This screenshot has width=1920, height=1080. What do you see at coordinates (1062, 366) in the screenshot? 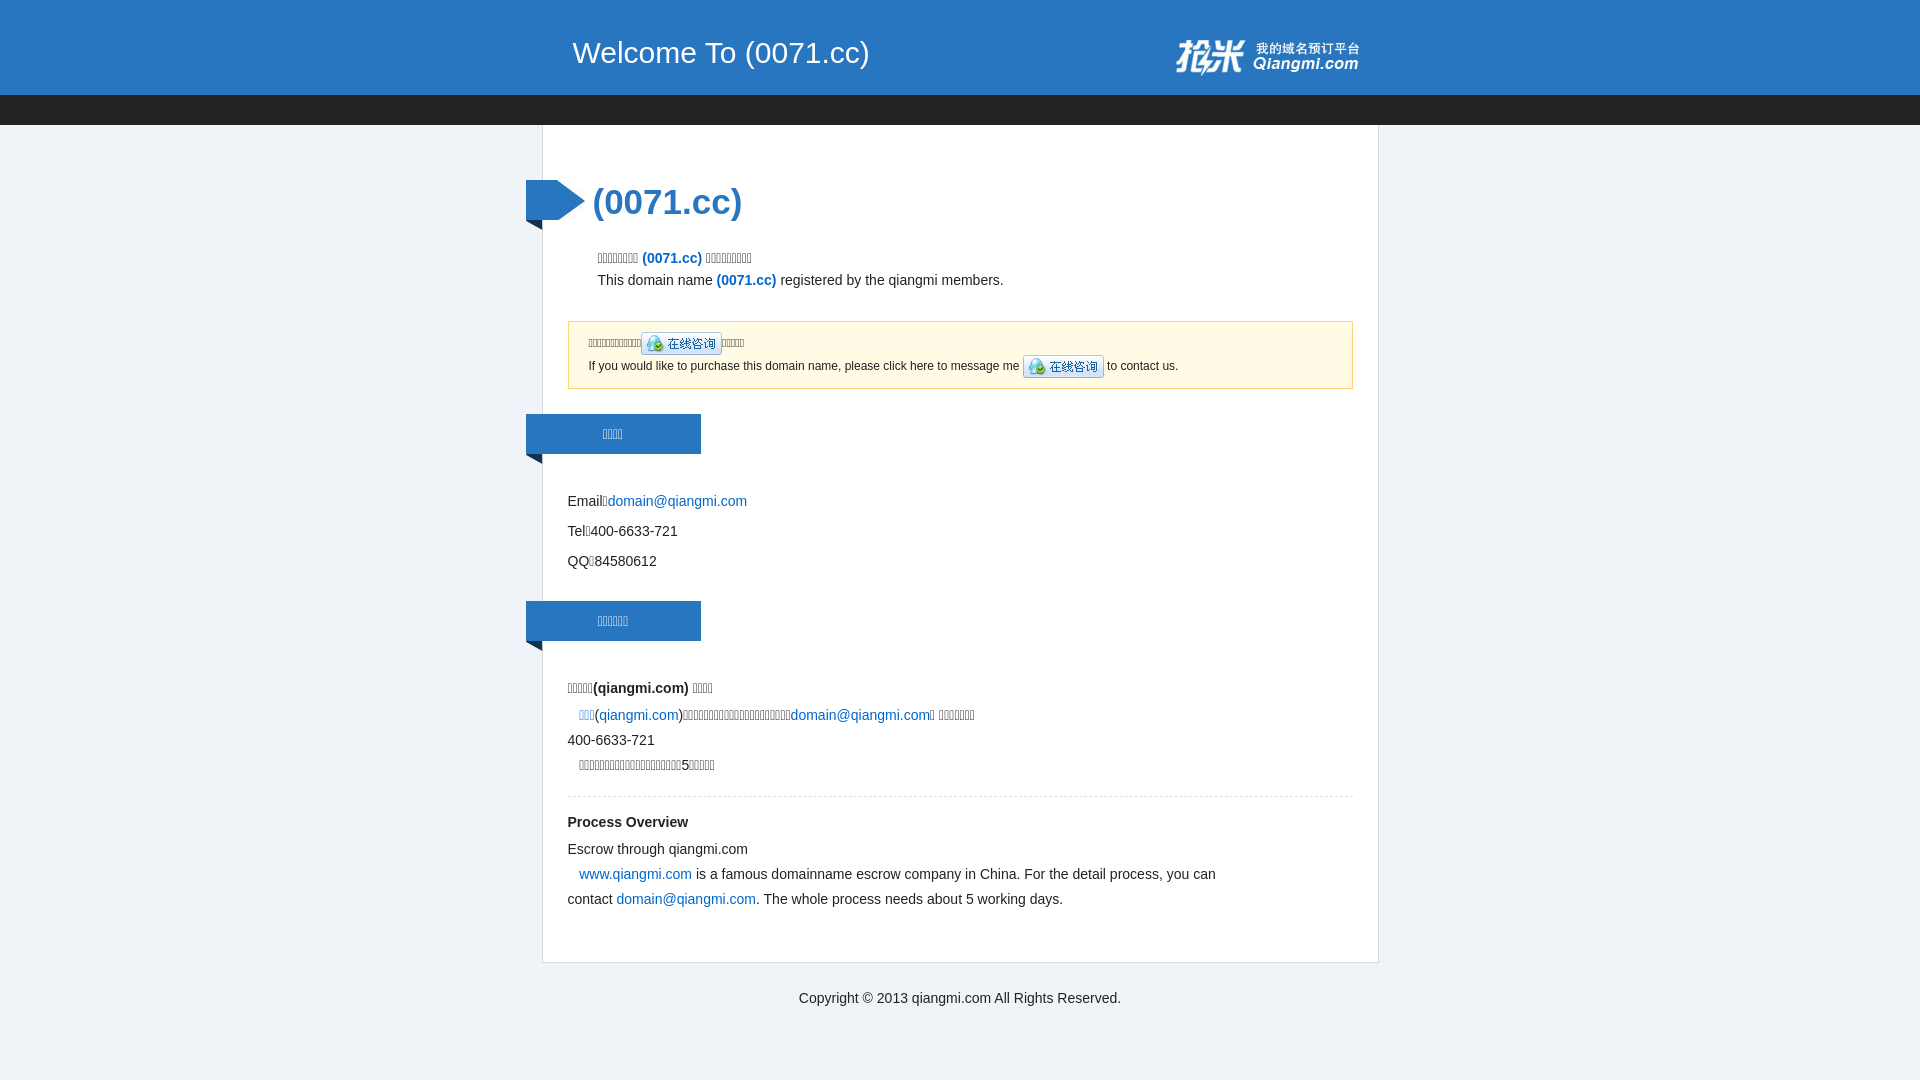
I see `'click here'` at bounding box center [1062, 366].